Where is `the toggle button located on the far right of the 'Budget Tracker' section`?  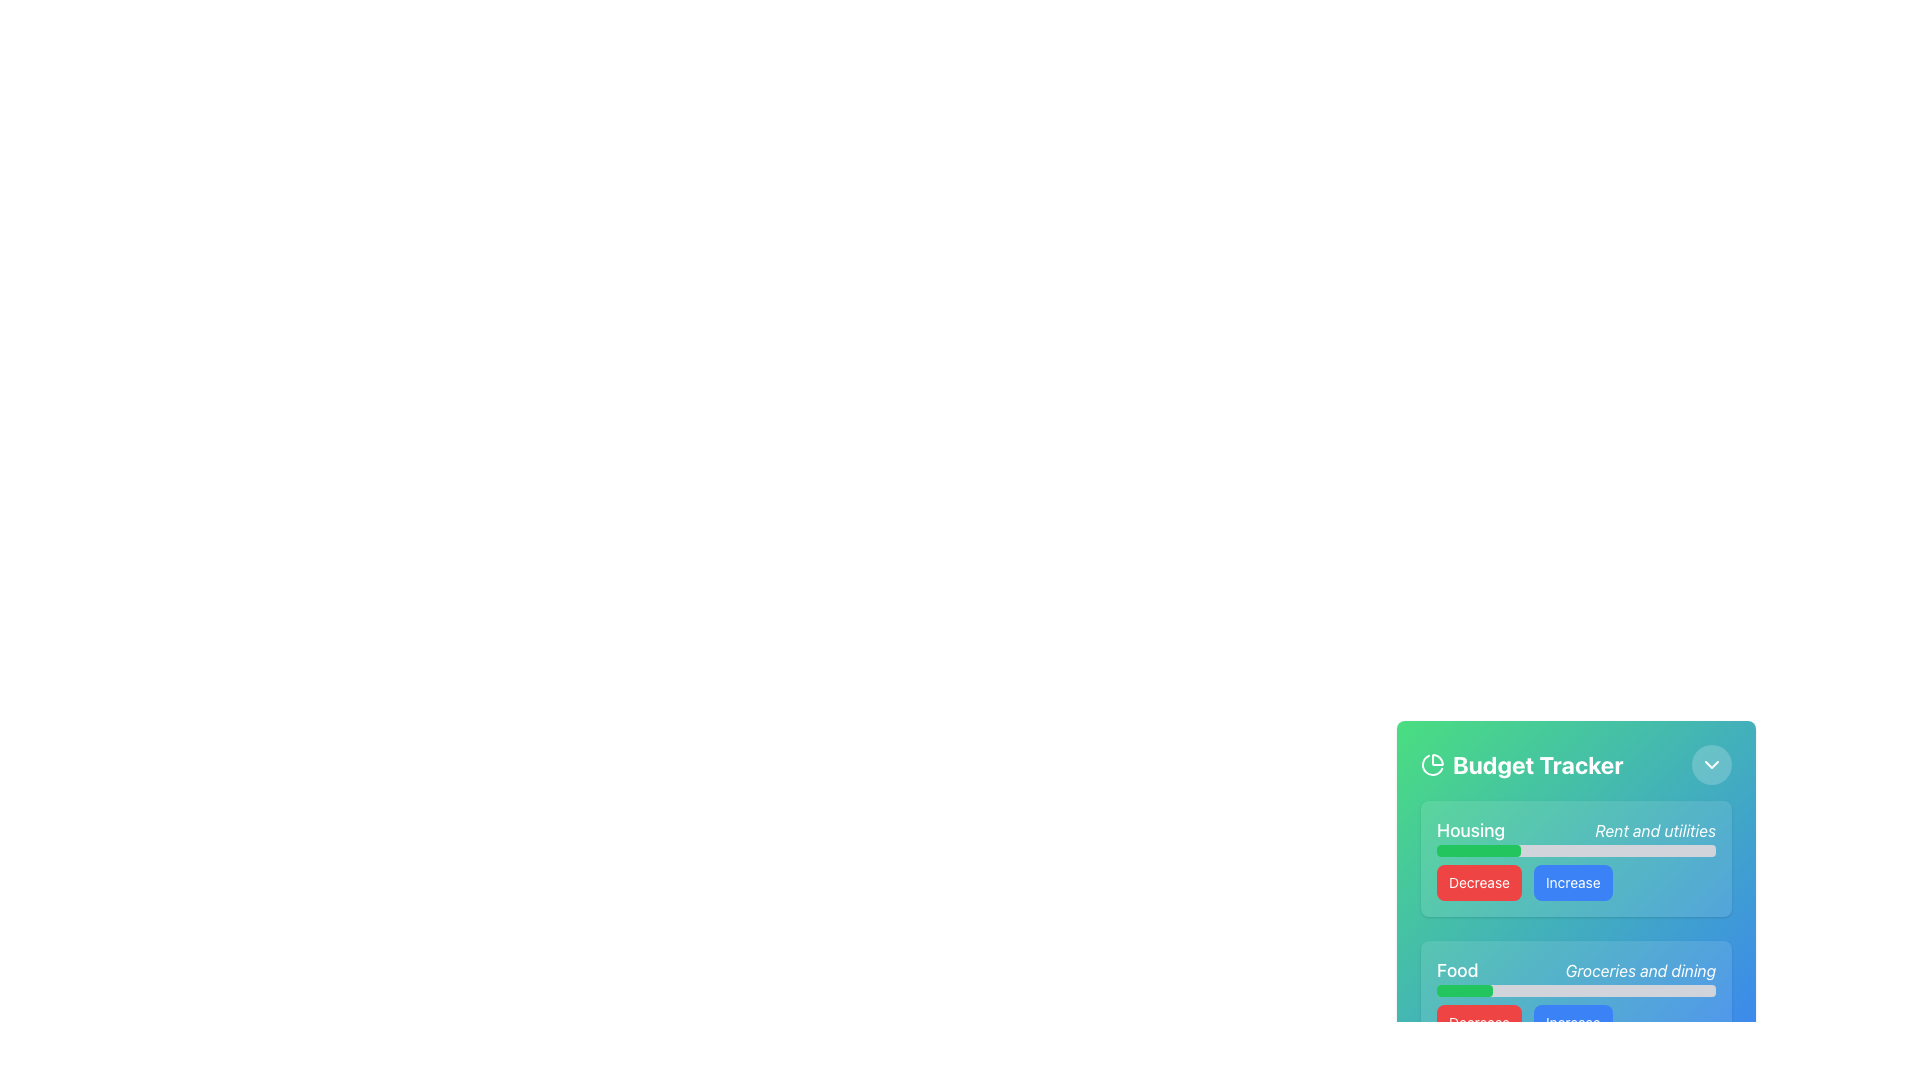 the toggle button located on the far right of the 'Budget Tracker' section is located at coordinates (1711, 764).